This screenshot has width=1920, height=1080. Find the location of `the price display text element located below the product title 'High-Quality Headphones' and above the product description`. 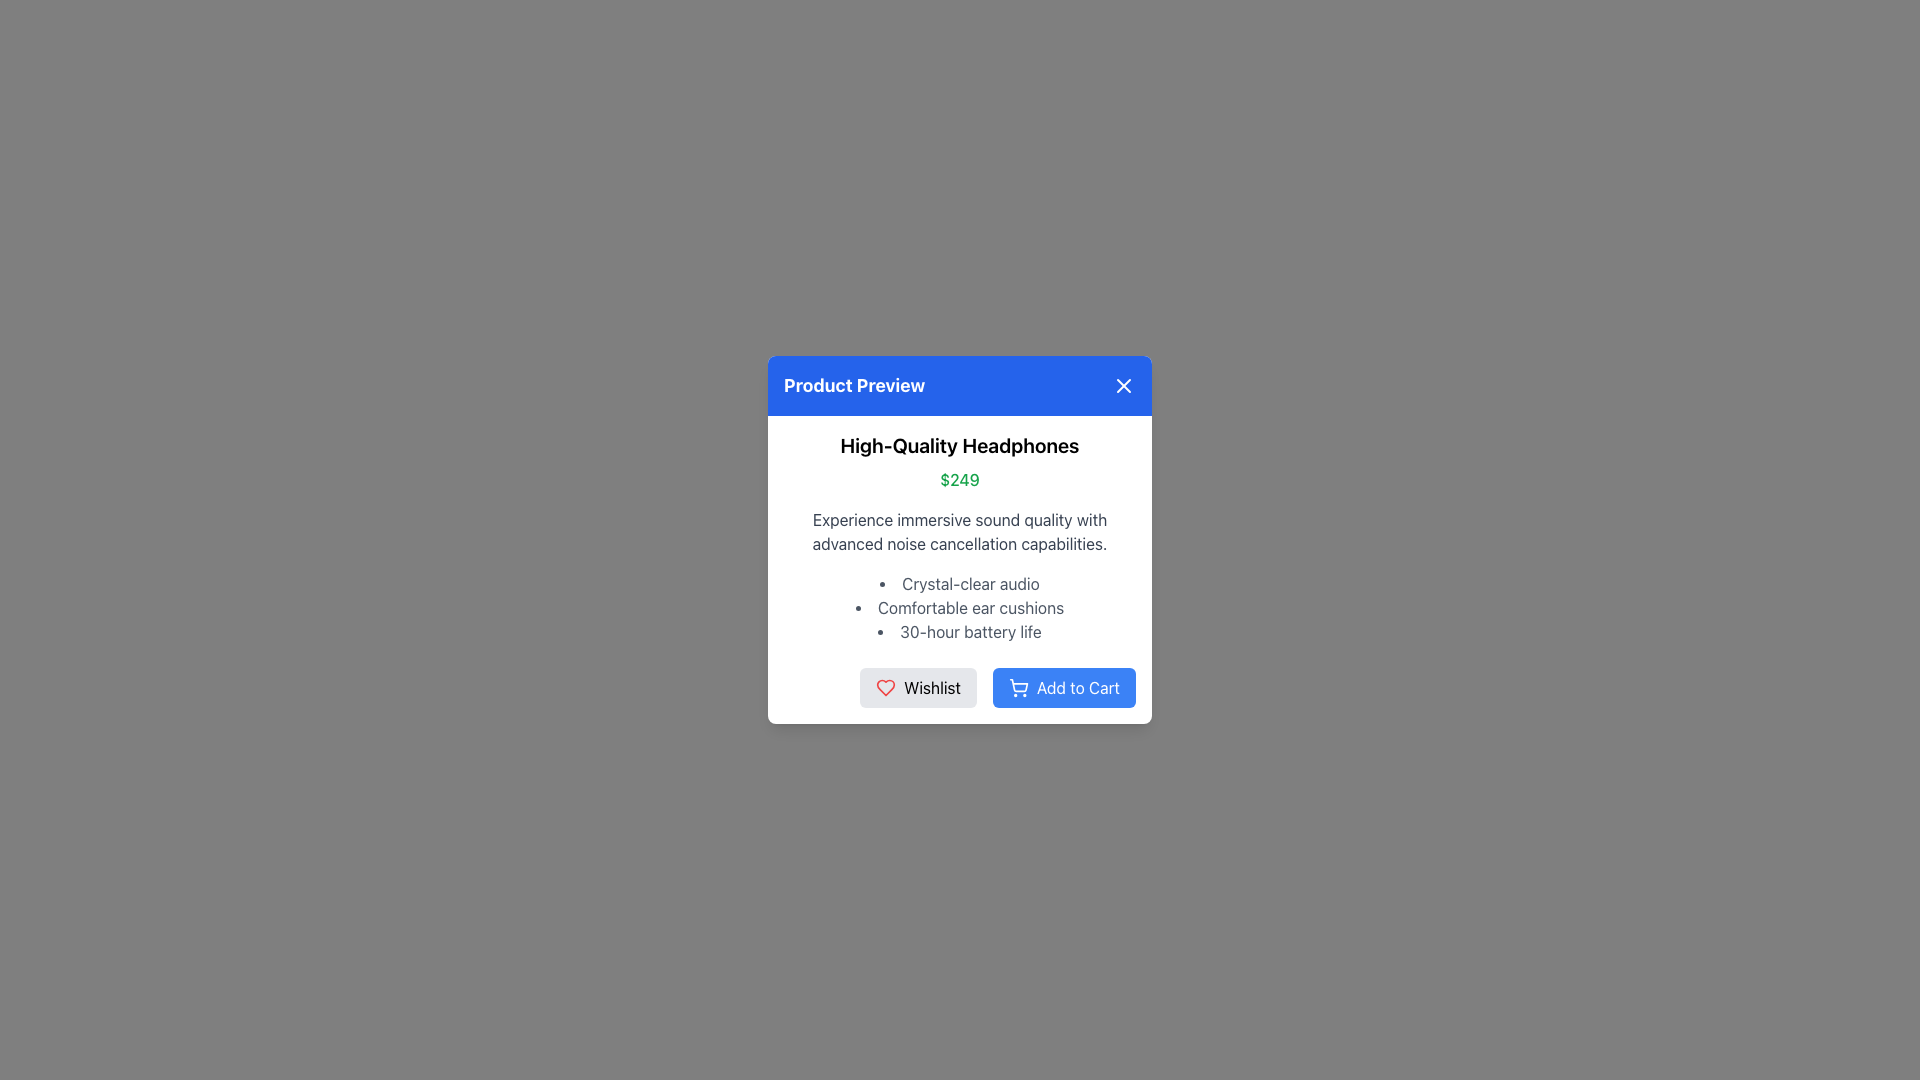

the price display text element located below the product title 'High-Quality Headphones' and above the product description is located at coordinates (960, 479).